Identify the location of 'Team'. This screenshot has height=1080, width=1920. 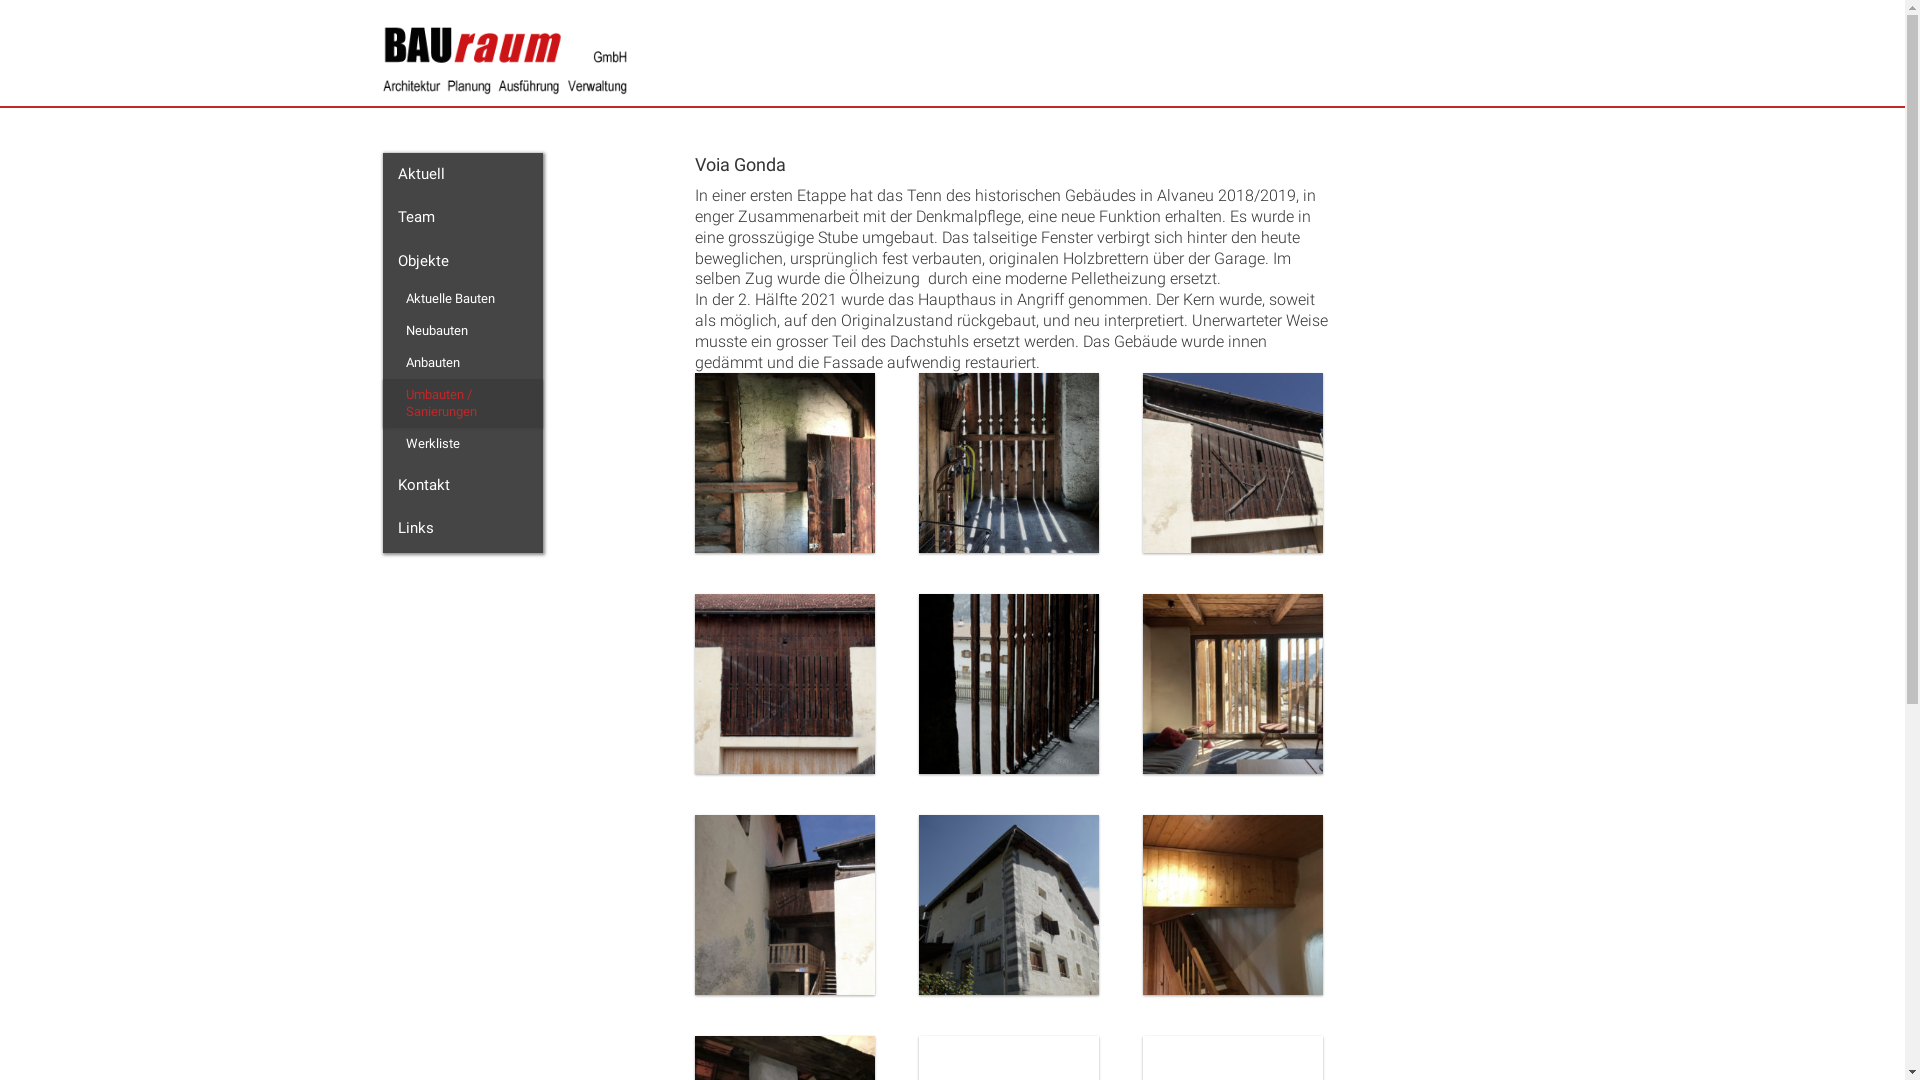
(460, 218).